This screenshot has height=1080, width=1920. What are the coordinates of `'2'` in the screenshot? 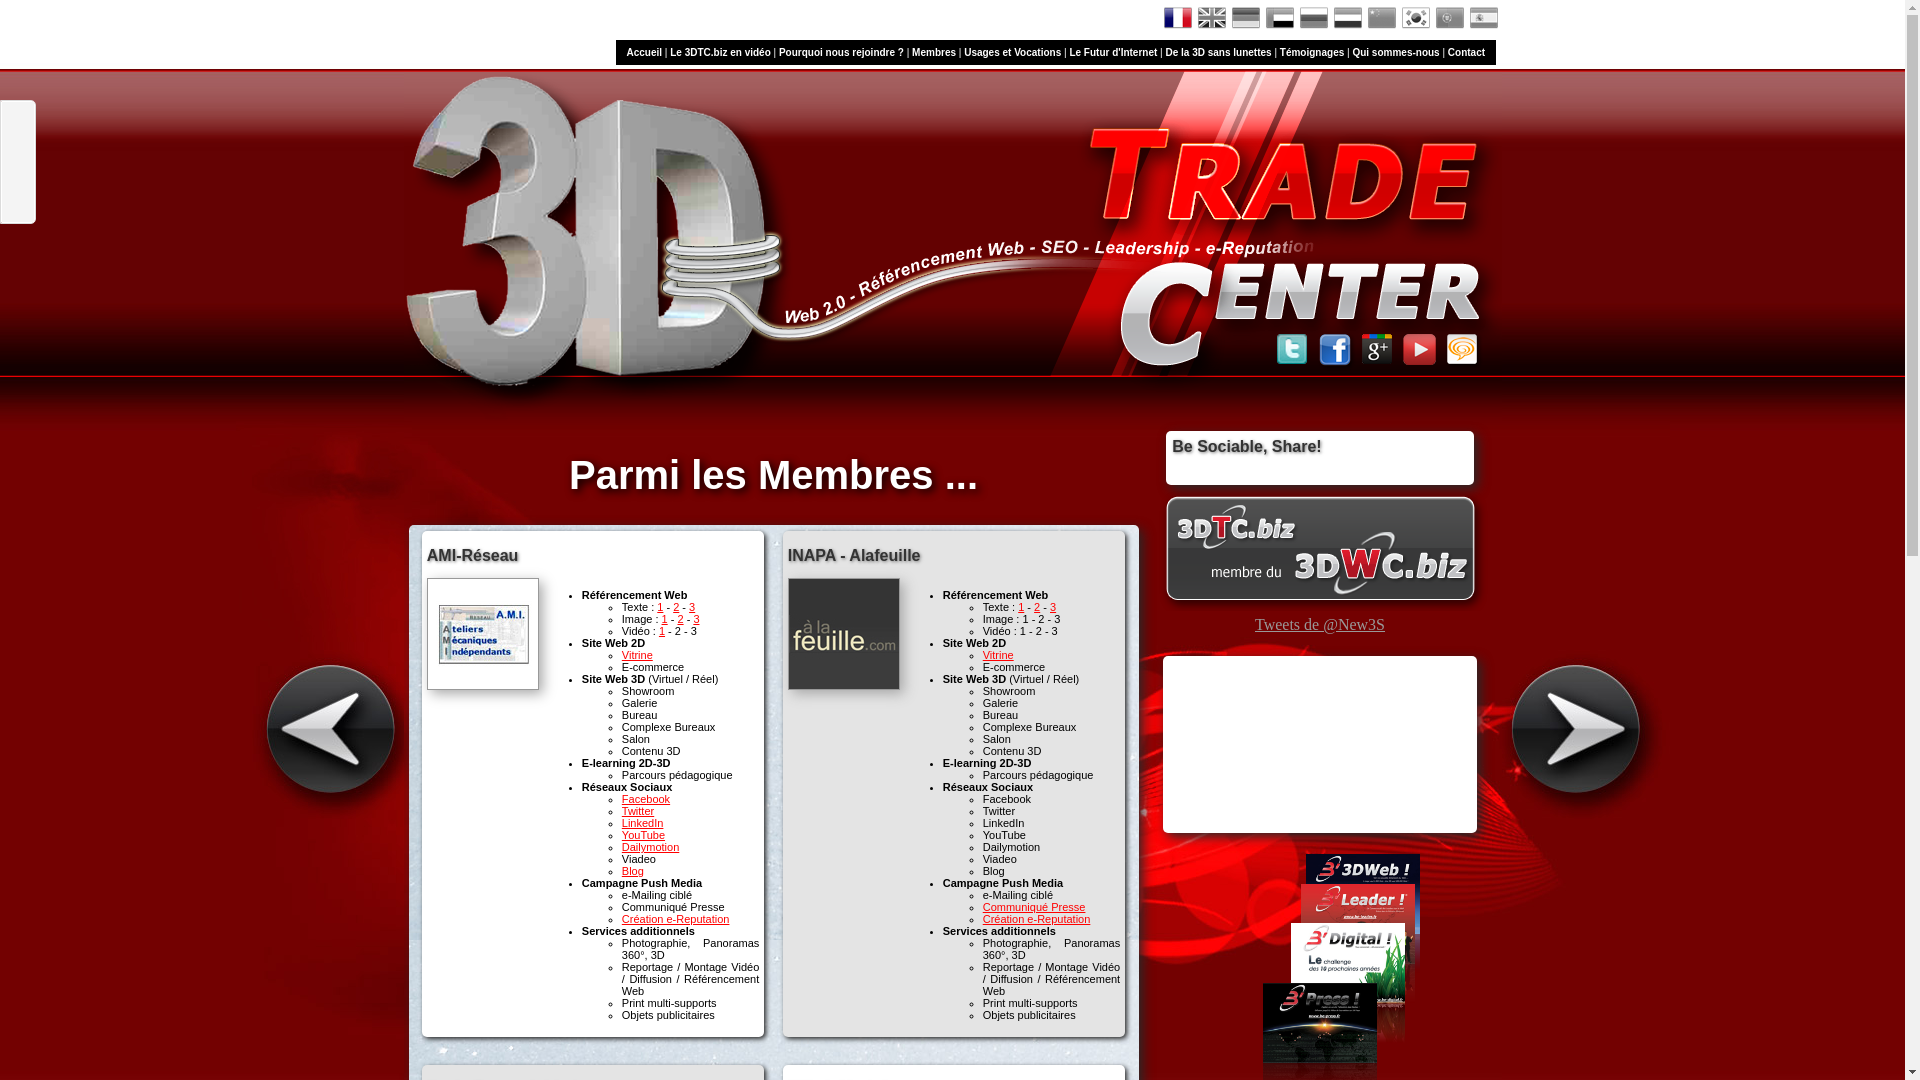 It's located at (676, 605).